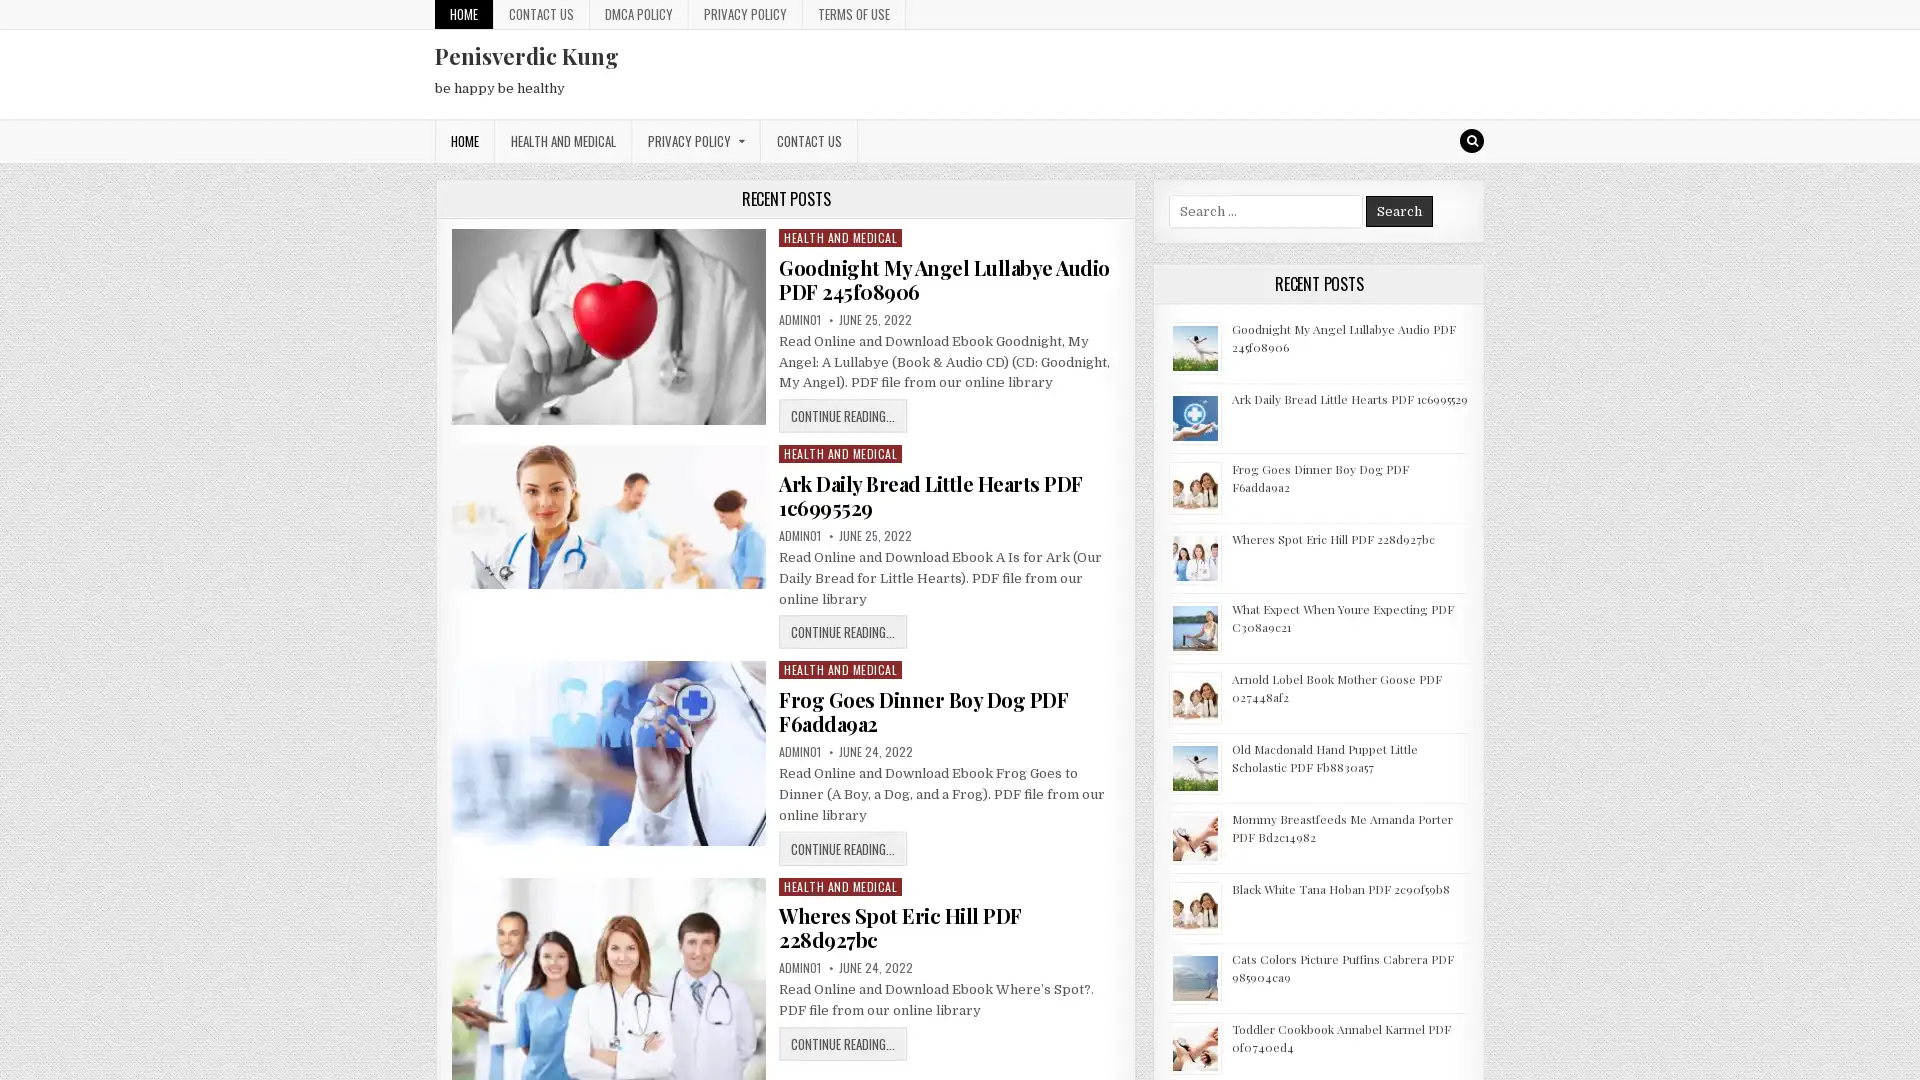 This screenshot has height=1080, width=1920. Describe the element at coordinates (1398, 211) in the screenshot. I see `Search` at that location.